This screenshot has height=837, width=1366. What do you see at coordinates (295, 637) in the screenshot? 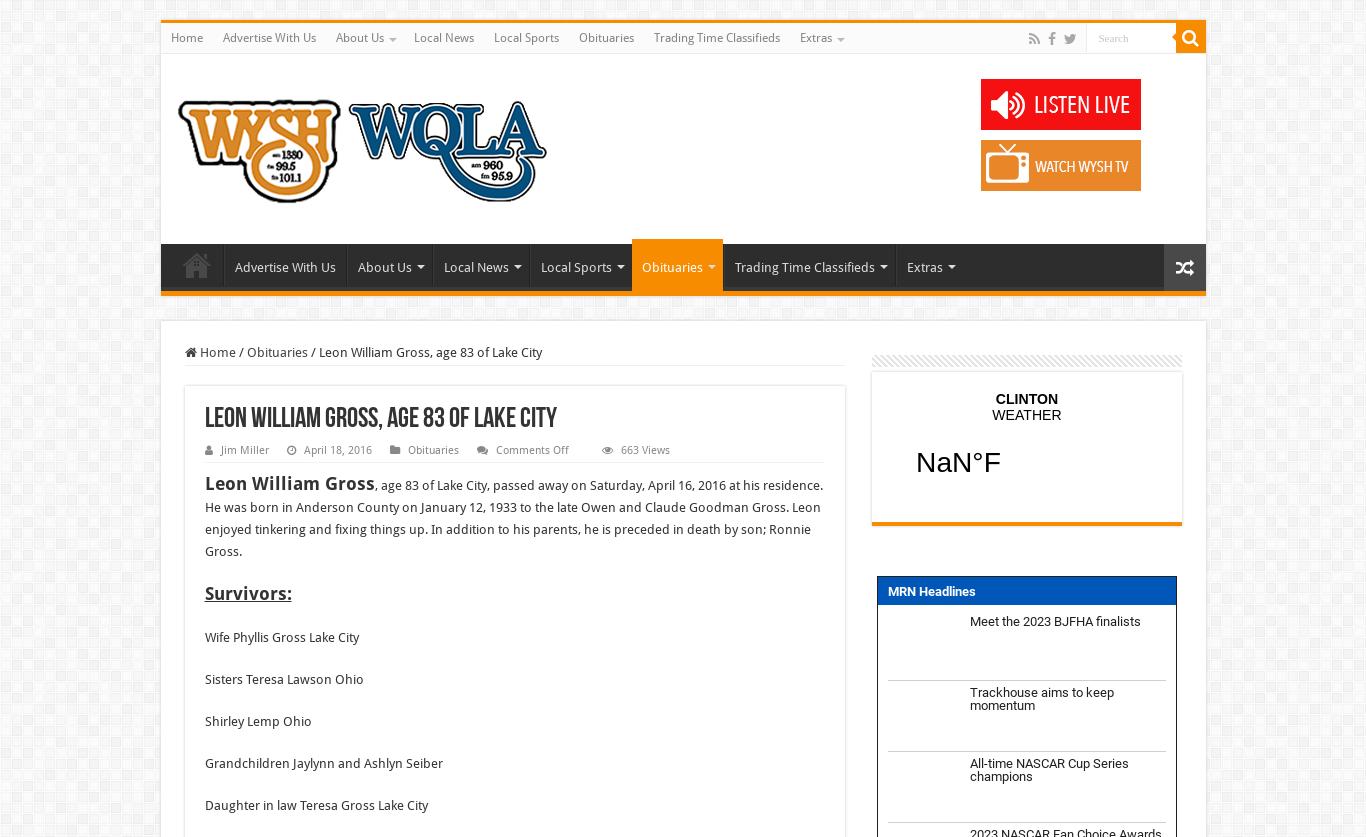
I see `'Phyllis Gross Lake City'` at bounding box center [295, 637].